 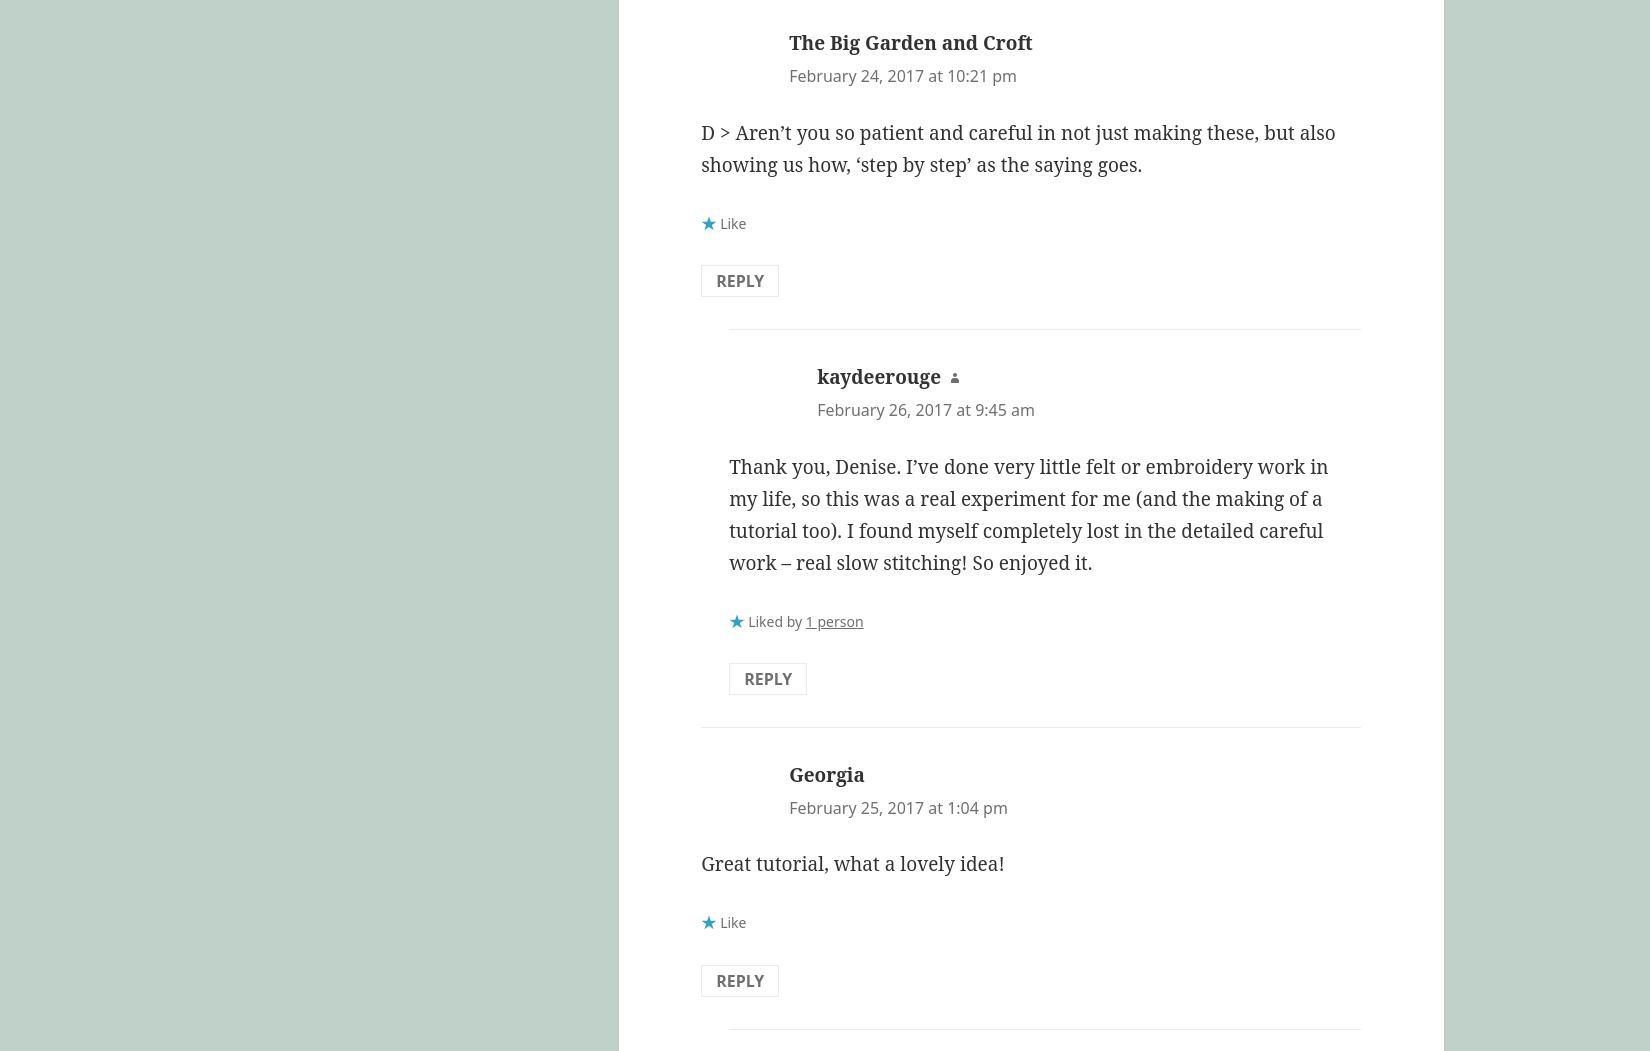 I want to click on 'Great tutorial, what a lovely idea!', so click(x=852, y=863).